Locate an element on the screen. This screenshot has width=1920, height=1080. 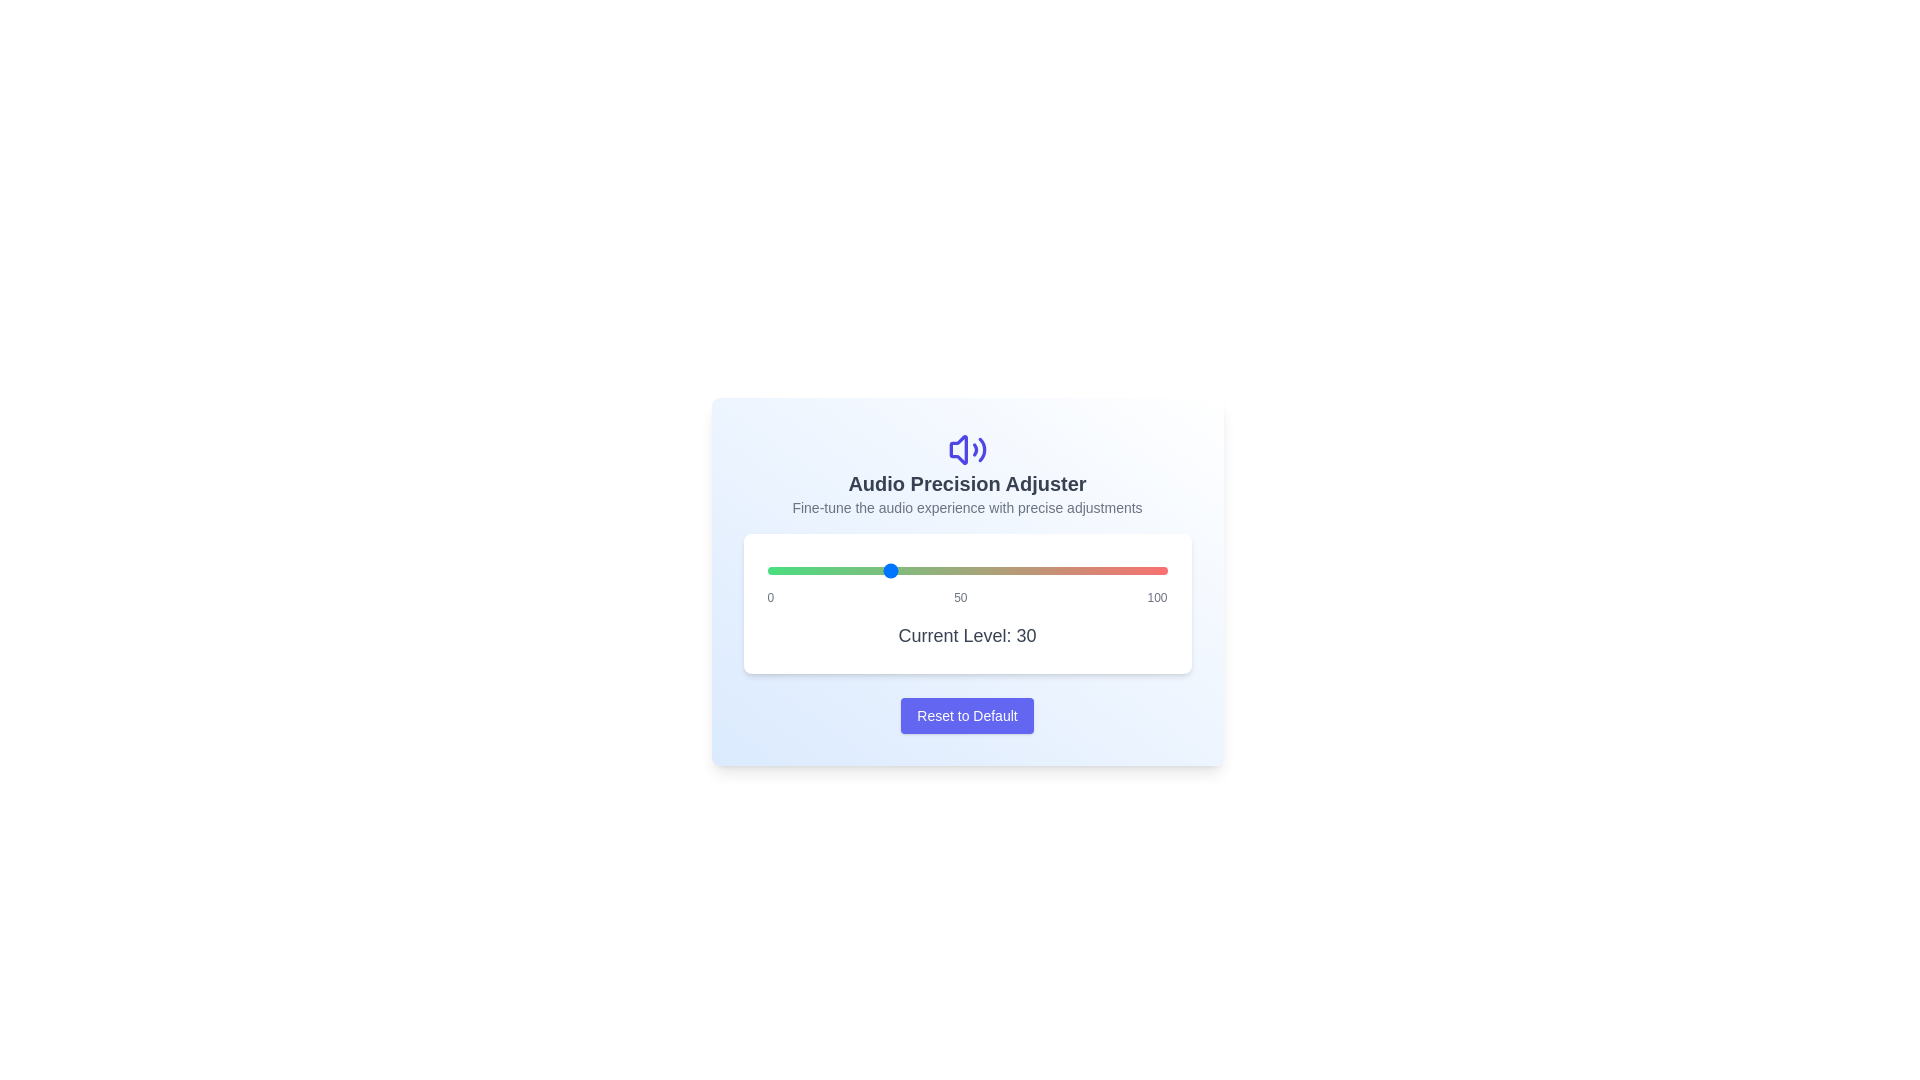
the audio level to 95 using the slider is located at coordinates (1147, 570).